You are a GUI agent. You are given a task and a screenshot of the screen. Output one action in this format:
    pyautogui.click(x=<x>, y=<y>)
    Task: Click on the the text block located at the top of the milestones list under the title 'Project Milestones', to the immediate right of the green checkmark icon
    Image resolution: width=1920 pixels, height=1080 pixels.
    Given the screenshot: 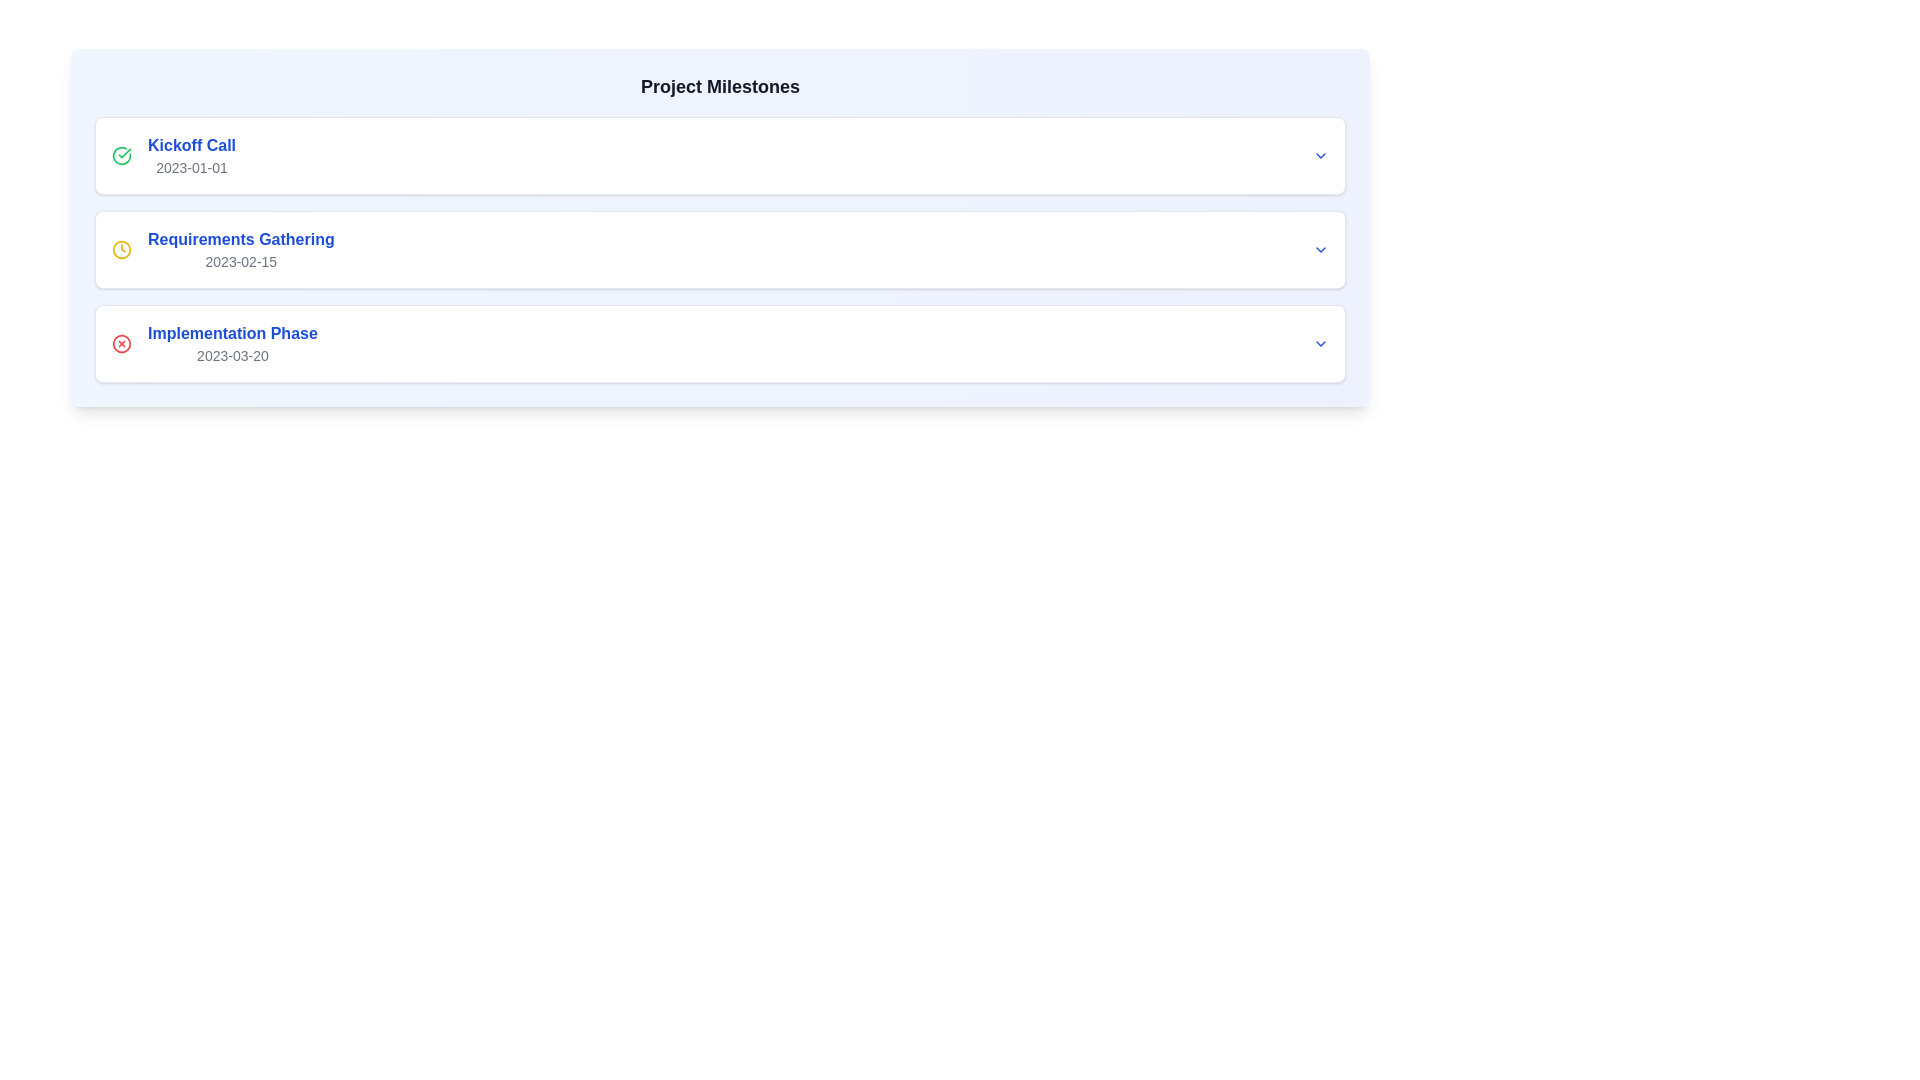 What is the action you would take?
    pyautogui.click(x=192, y=154)
    